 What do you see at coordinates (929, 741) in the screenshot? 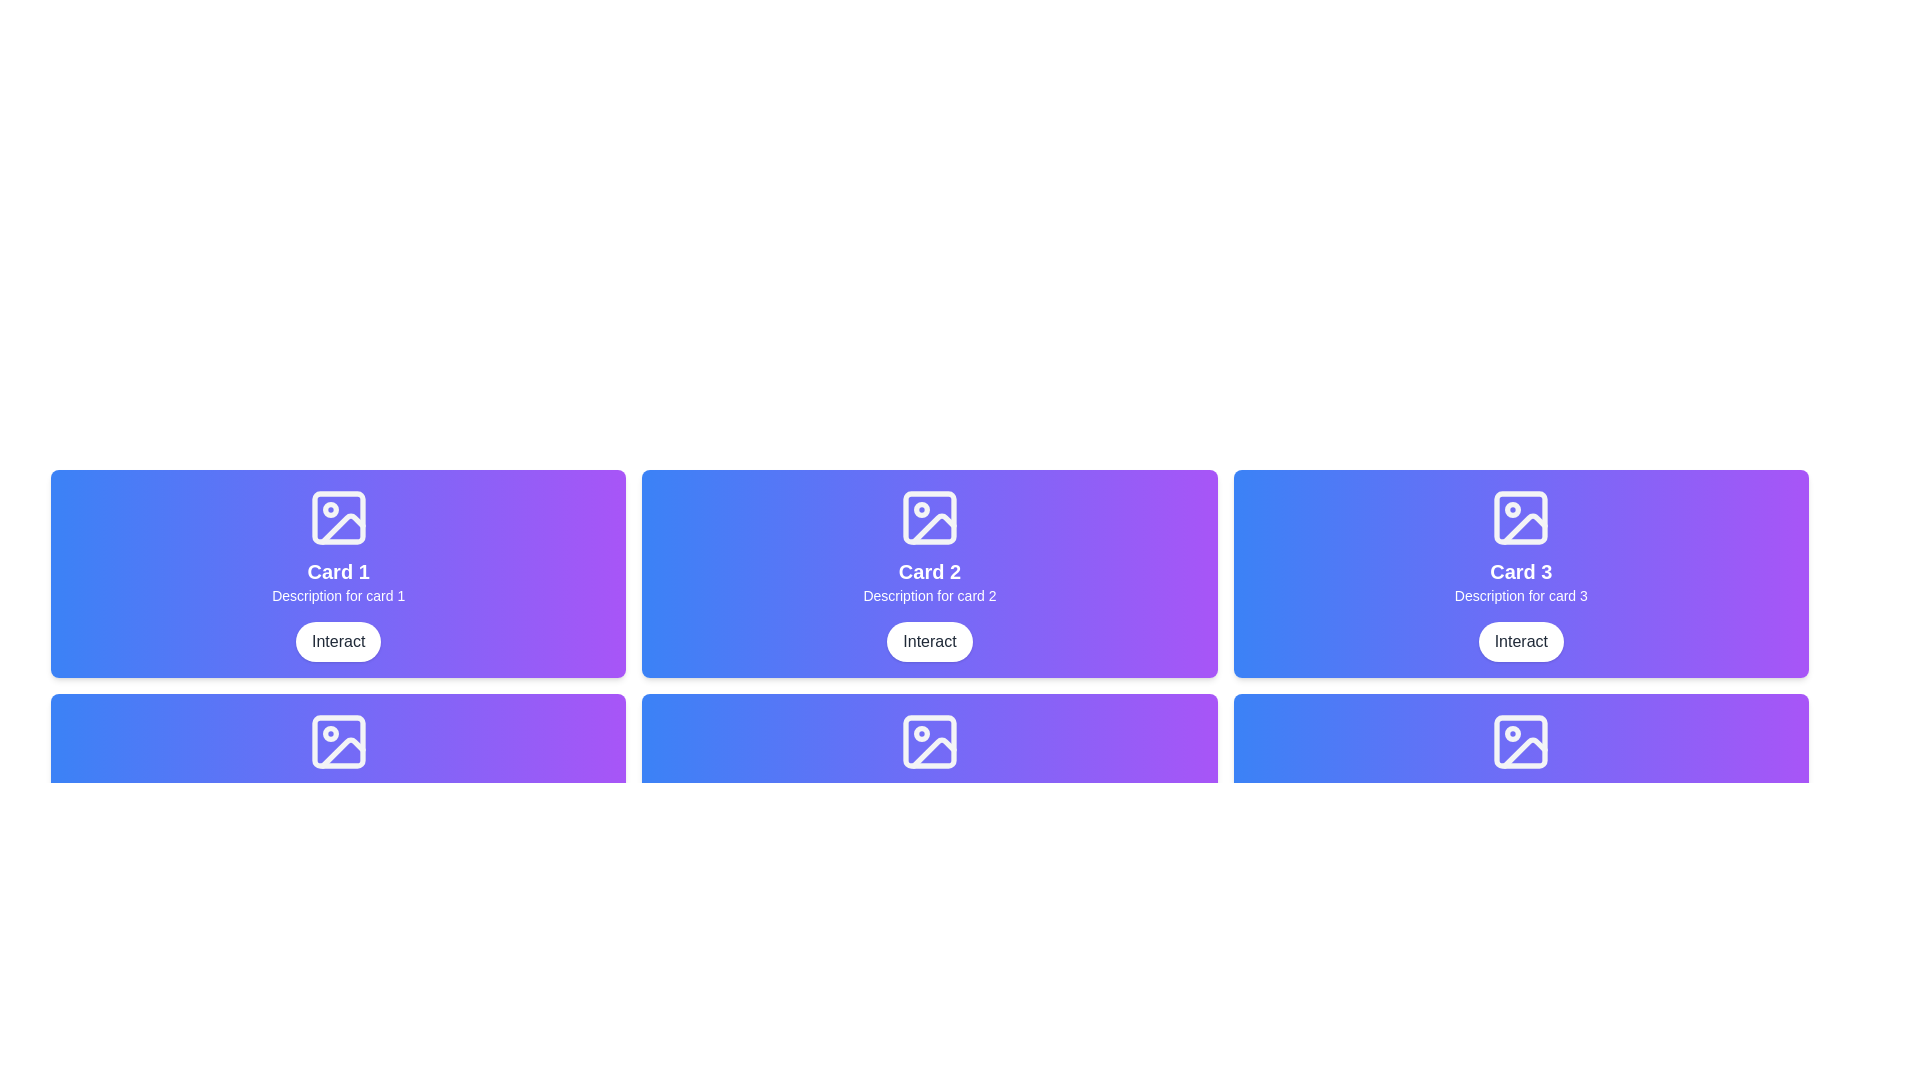
I see `the rectangular background portion of the top left corner of the image placeholder SVG icon within the bottom middle card` at bounding box center [929, 741].